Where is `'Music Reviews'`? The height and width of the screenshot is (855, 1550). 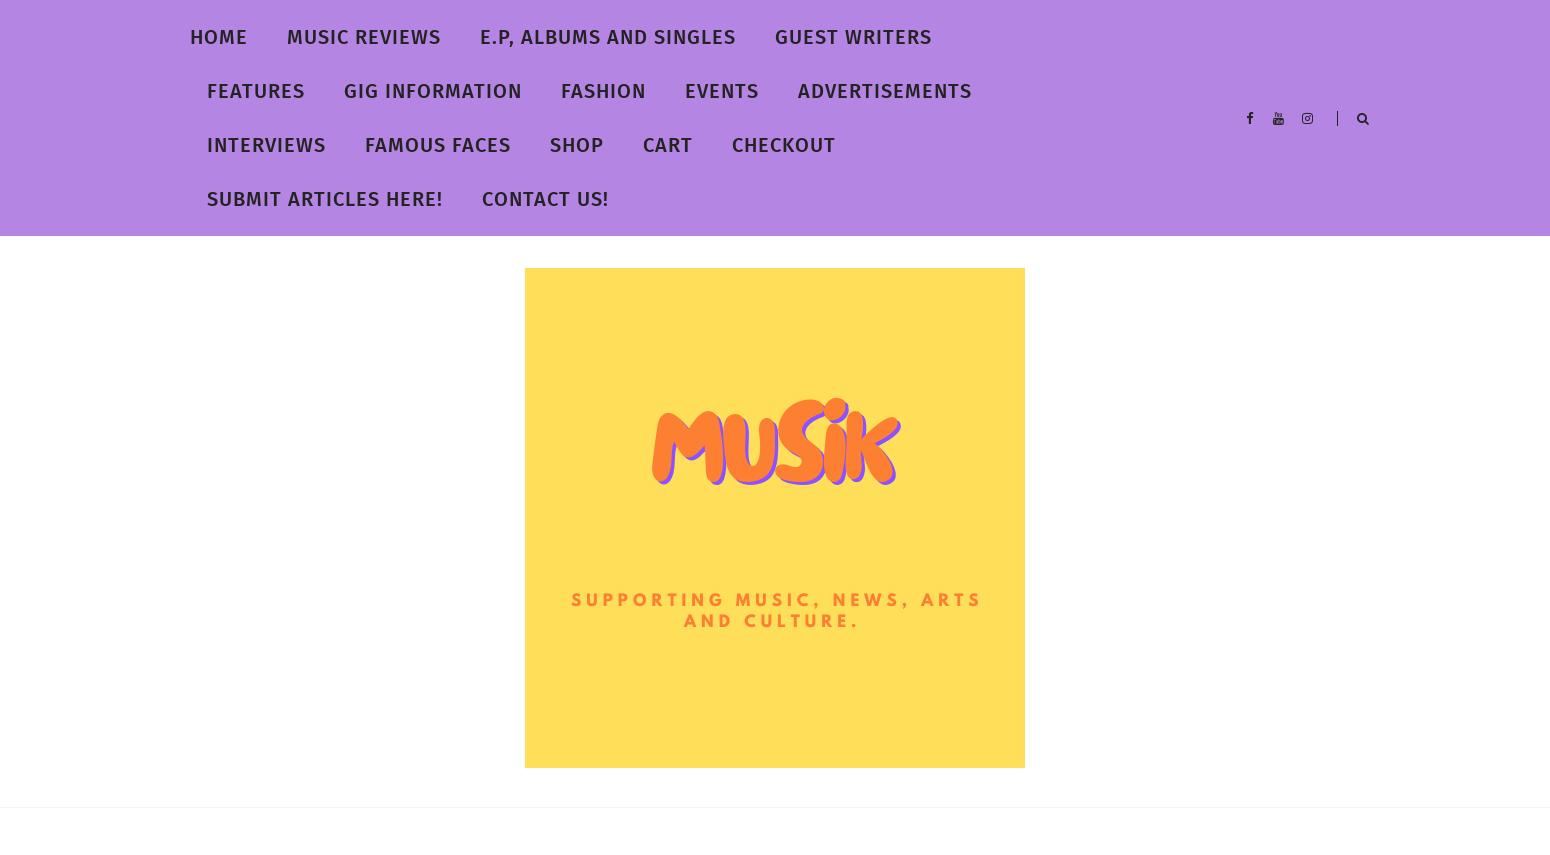 'Music Reviews' is located at coordinates (287, 36).